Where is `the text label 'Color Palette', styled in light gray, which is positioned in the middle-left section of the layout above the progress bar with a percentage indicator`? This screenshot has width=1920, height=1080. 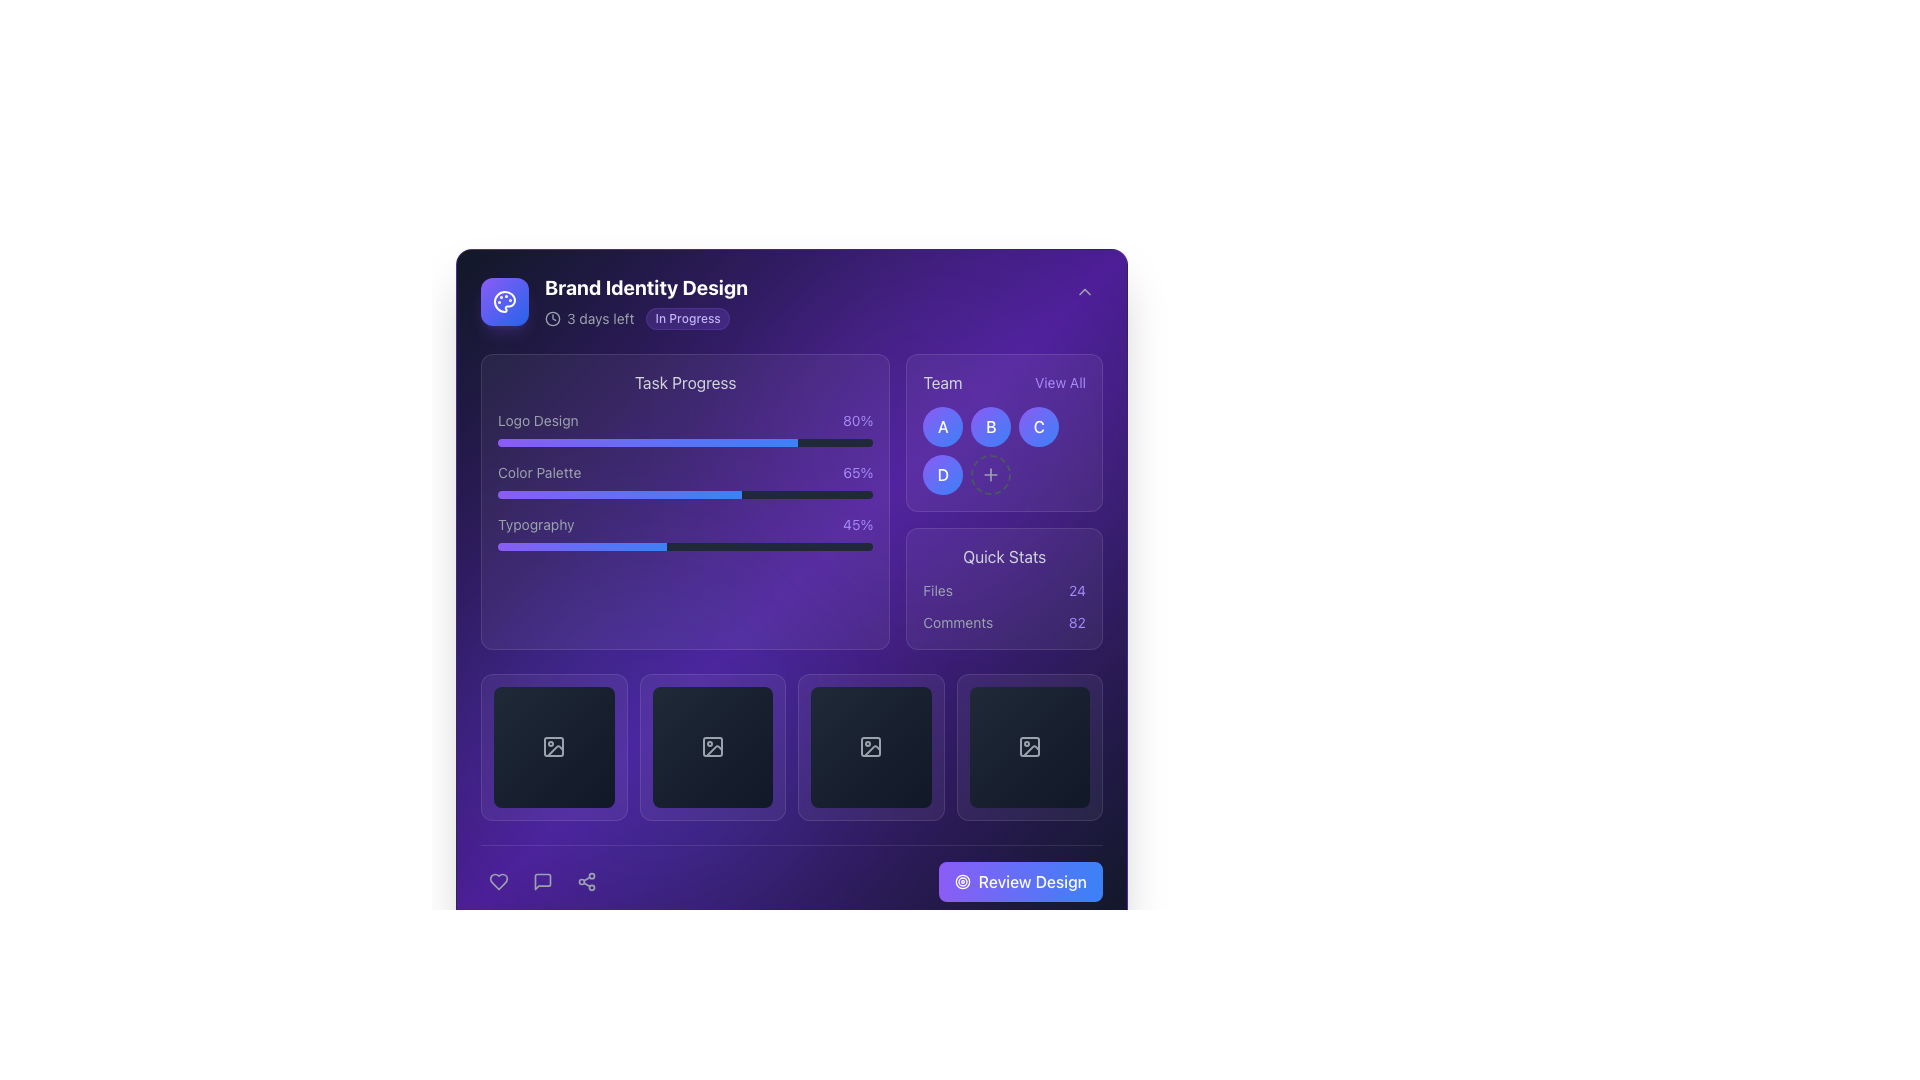 the text label 'Color Palette', styled in light gray, which is positioned in the middle-left section of the layout above the progress bar with a percentage indicator is located at coordinates (539, 473).